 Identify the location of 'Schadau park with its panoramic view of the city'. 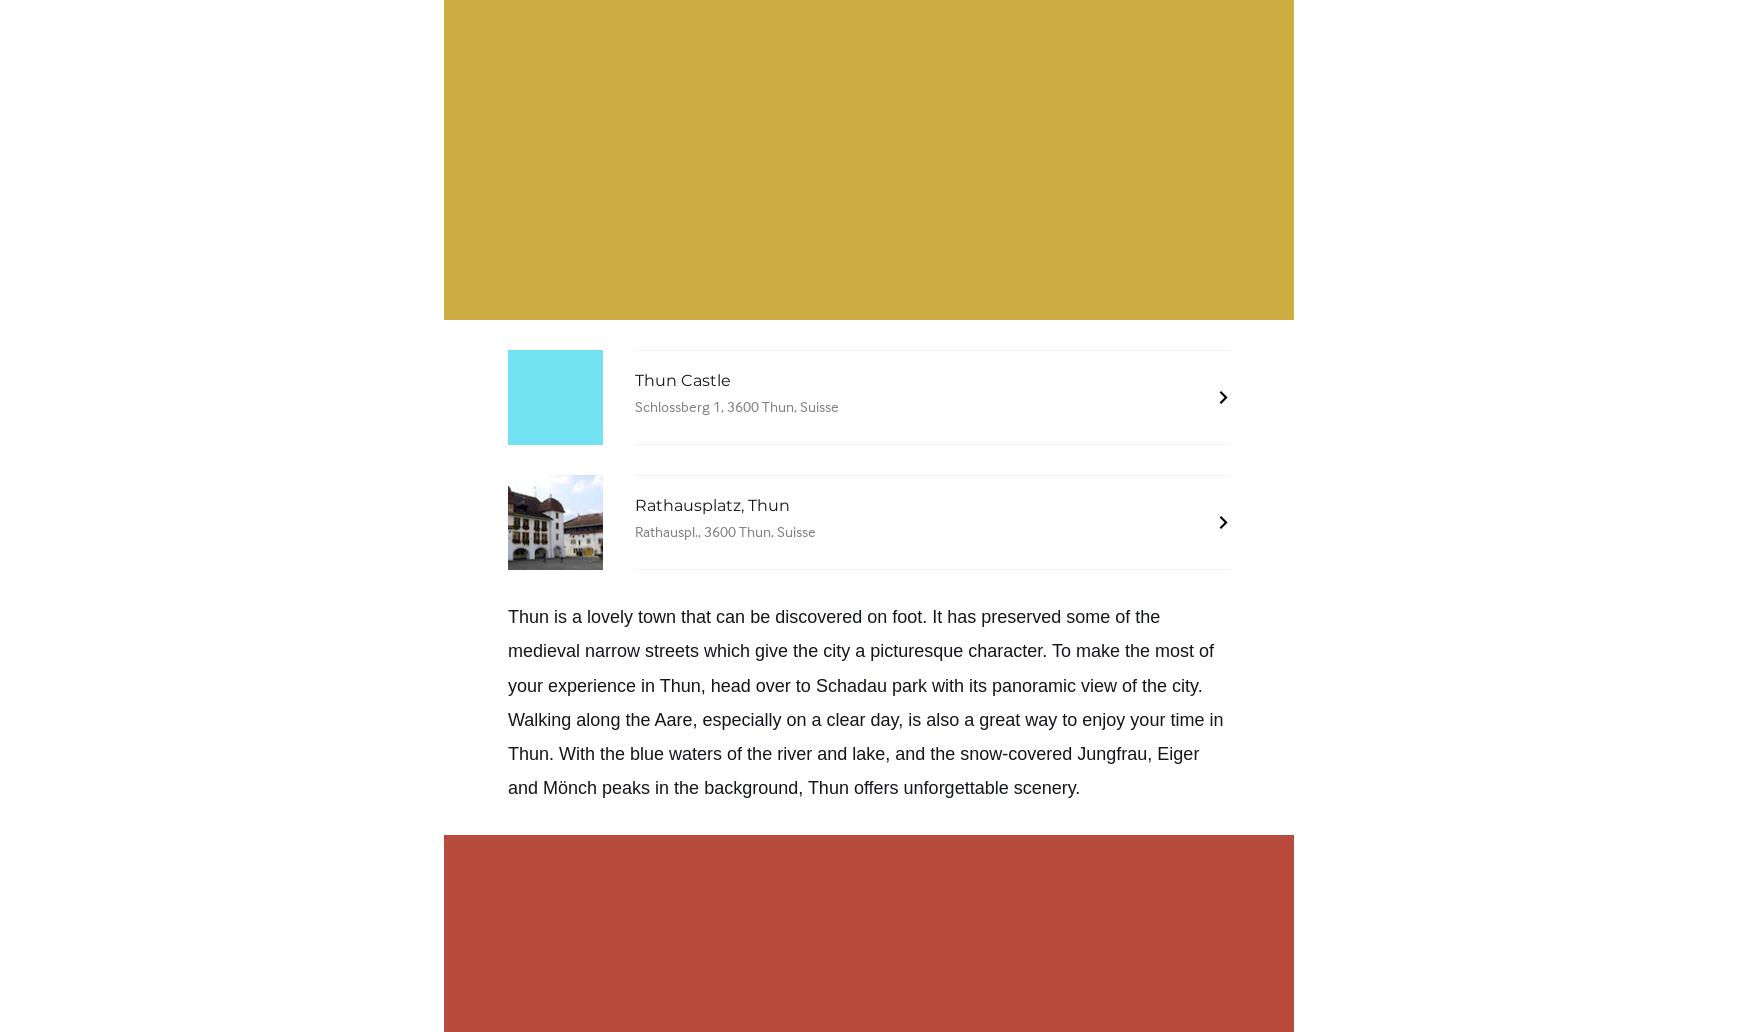
(1004, 684).